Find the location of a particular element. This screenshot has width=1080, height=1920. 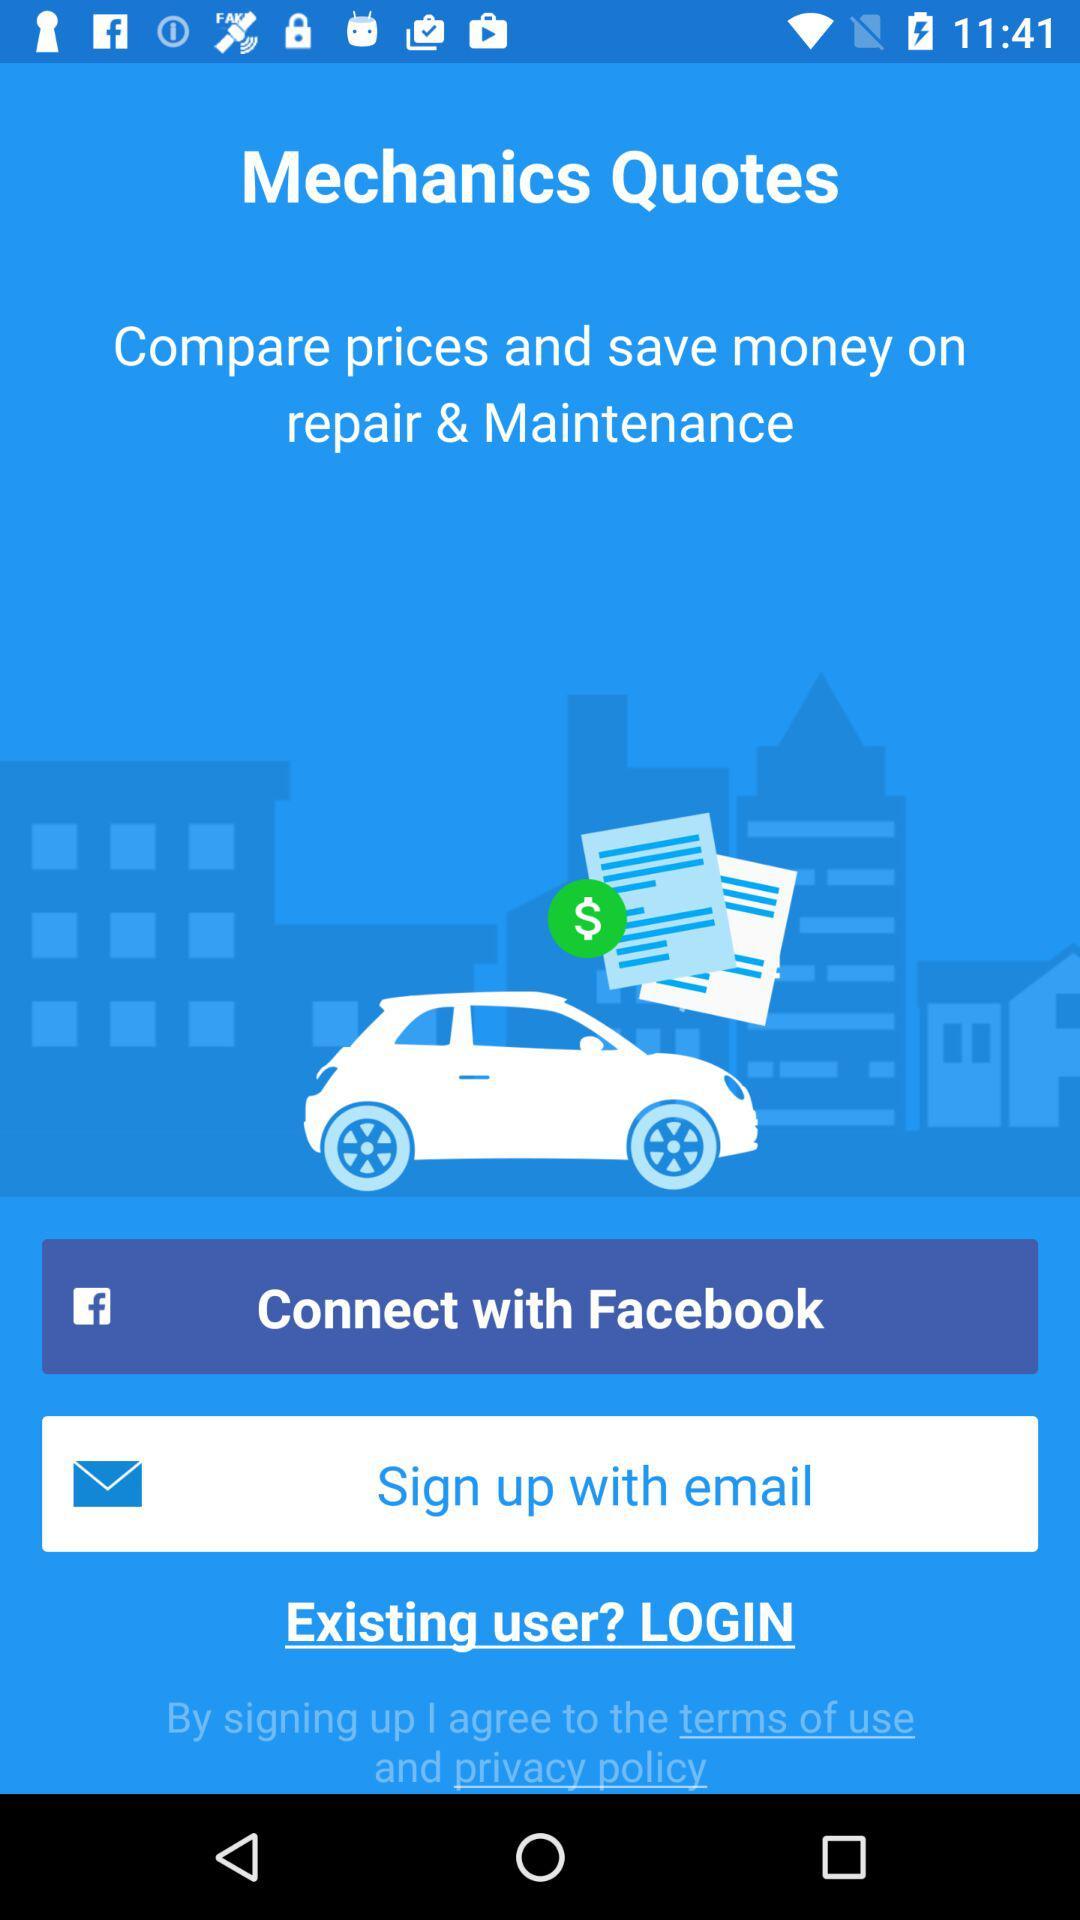

icon above the existing user? login item is located at coordinates (540, 1483).